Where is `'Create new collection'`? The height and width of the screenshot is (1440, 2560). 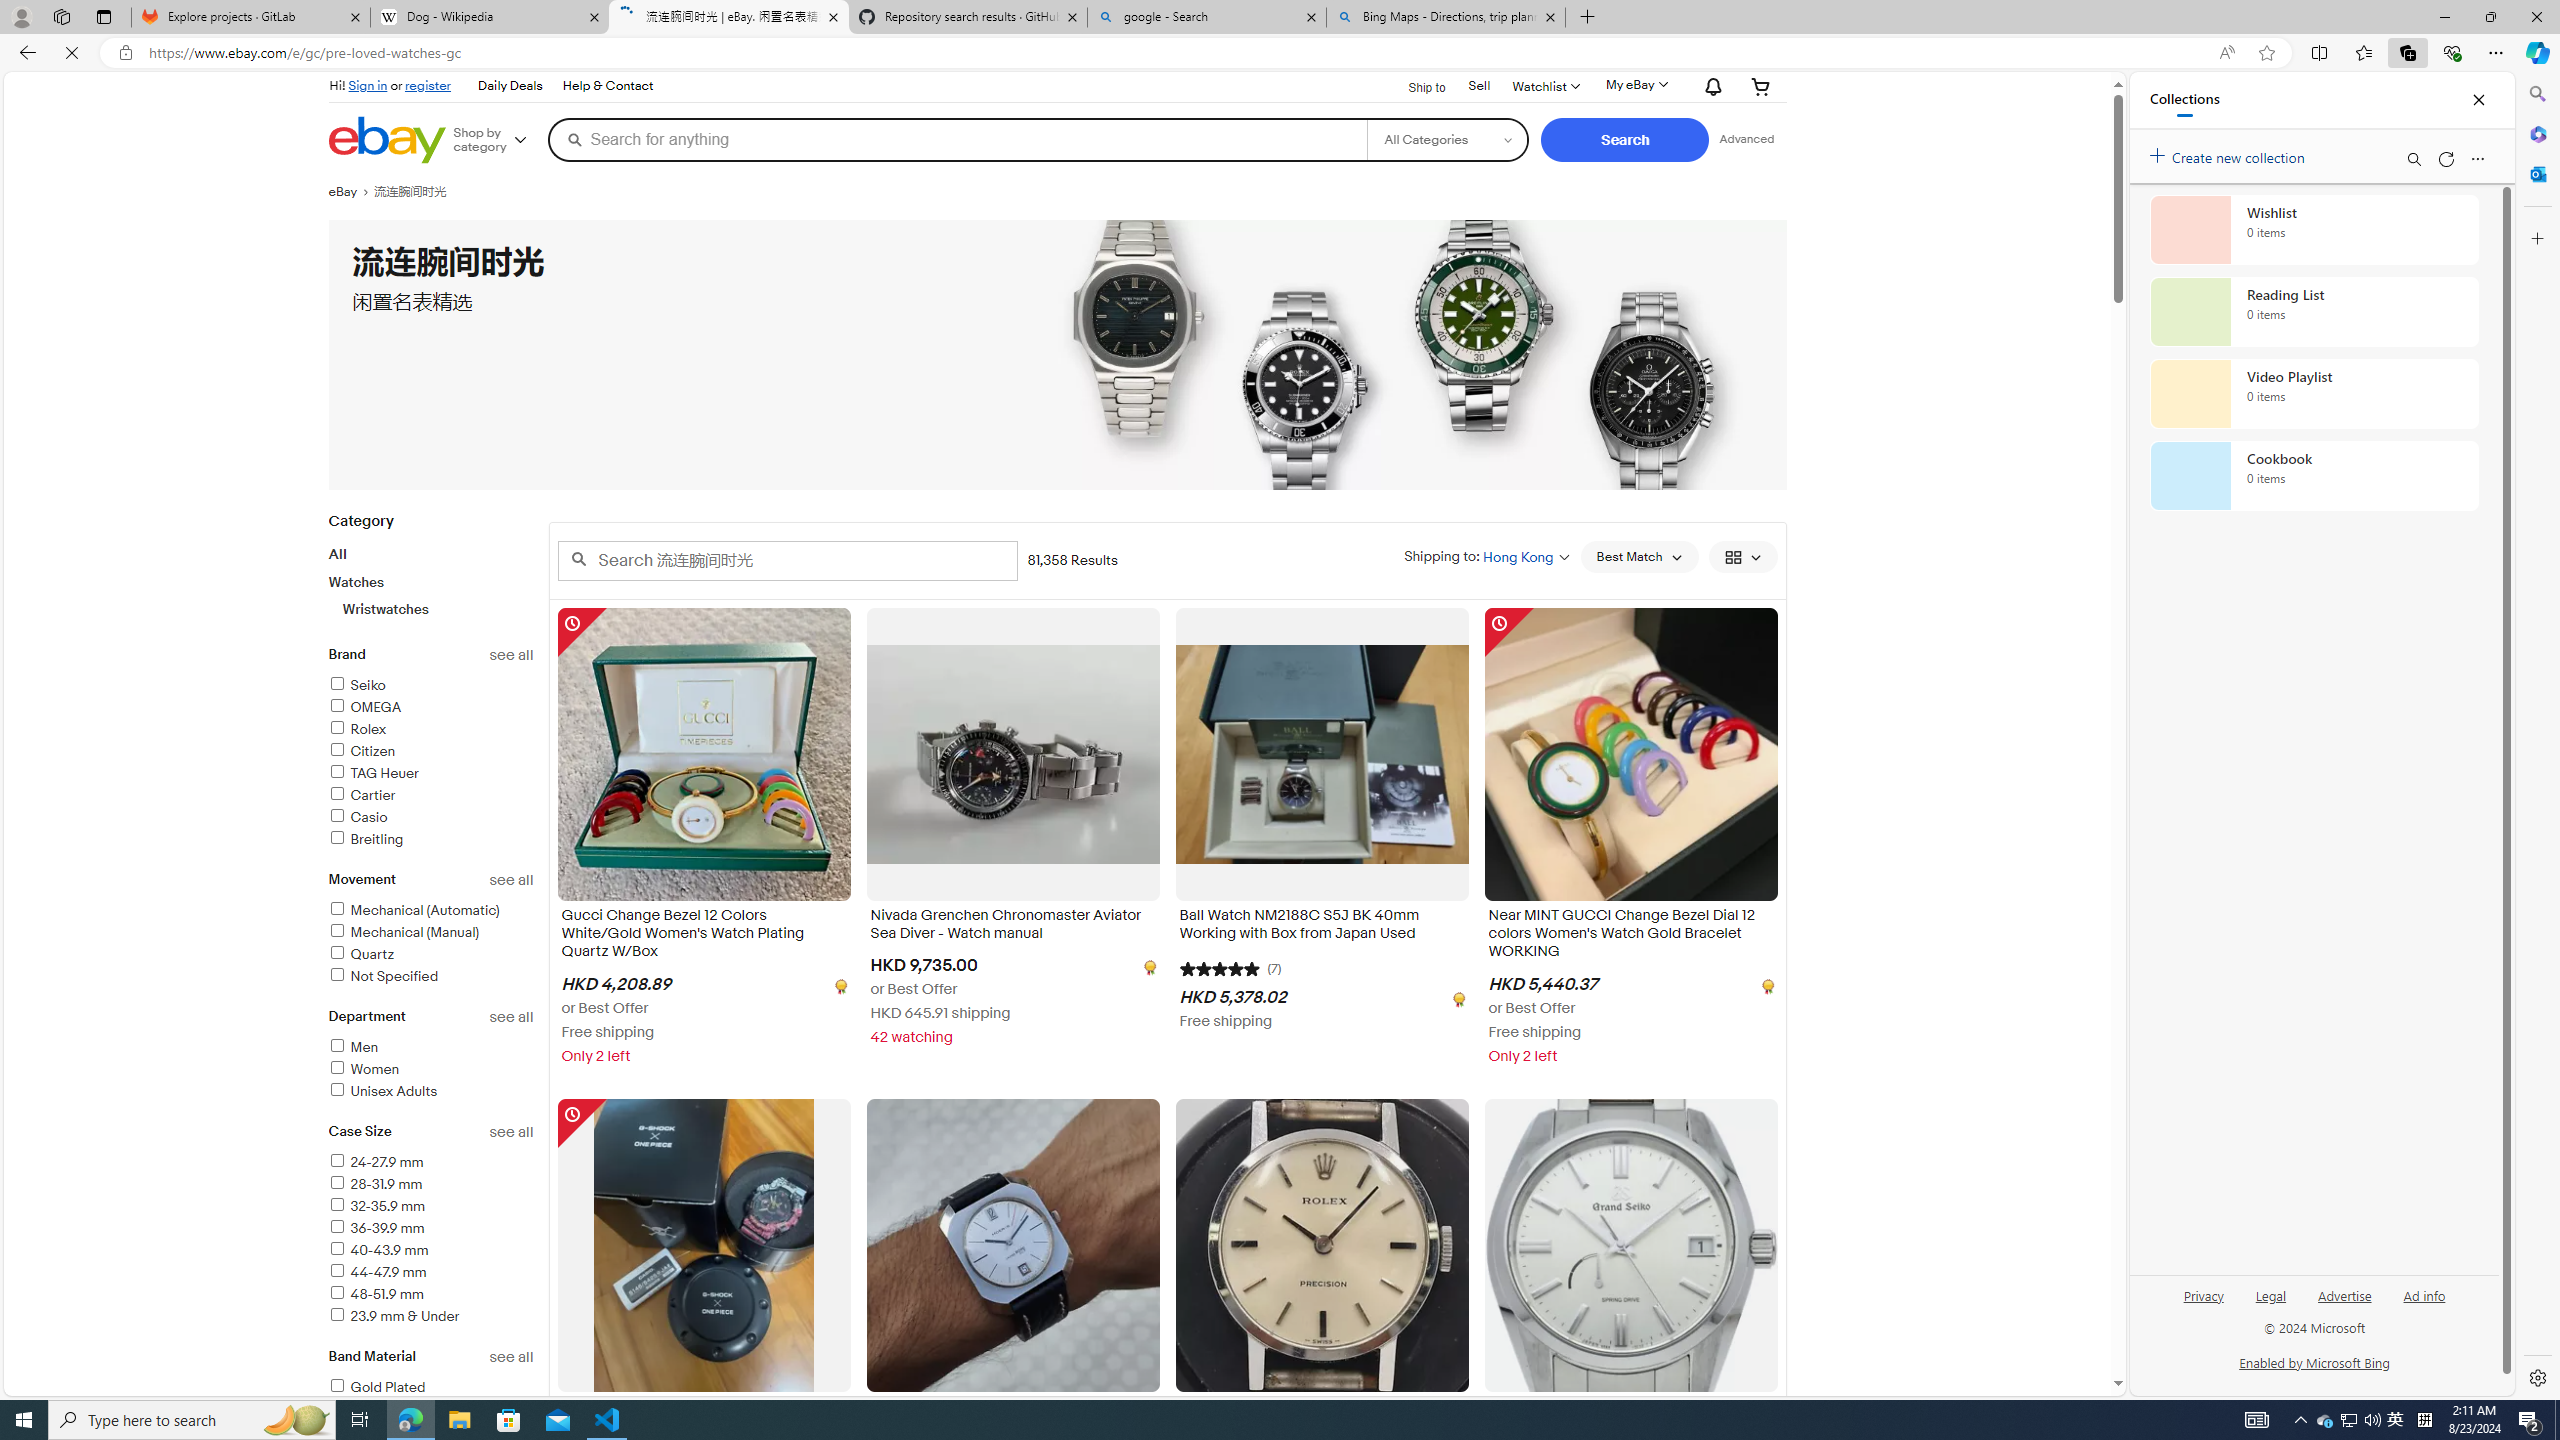
'Create new collection' is located at coordinates (2230, 153).